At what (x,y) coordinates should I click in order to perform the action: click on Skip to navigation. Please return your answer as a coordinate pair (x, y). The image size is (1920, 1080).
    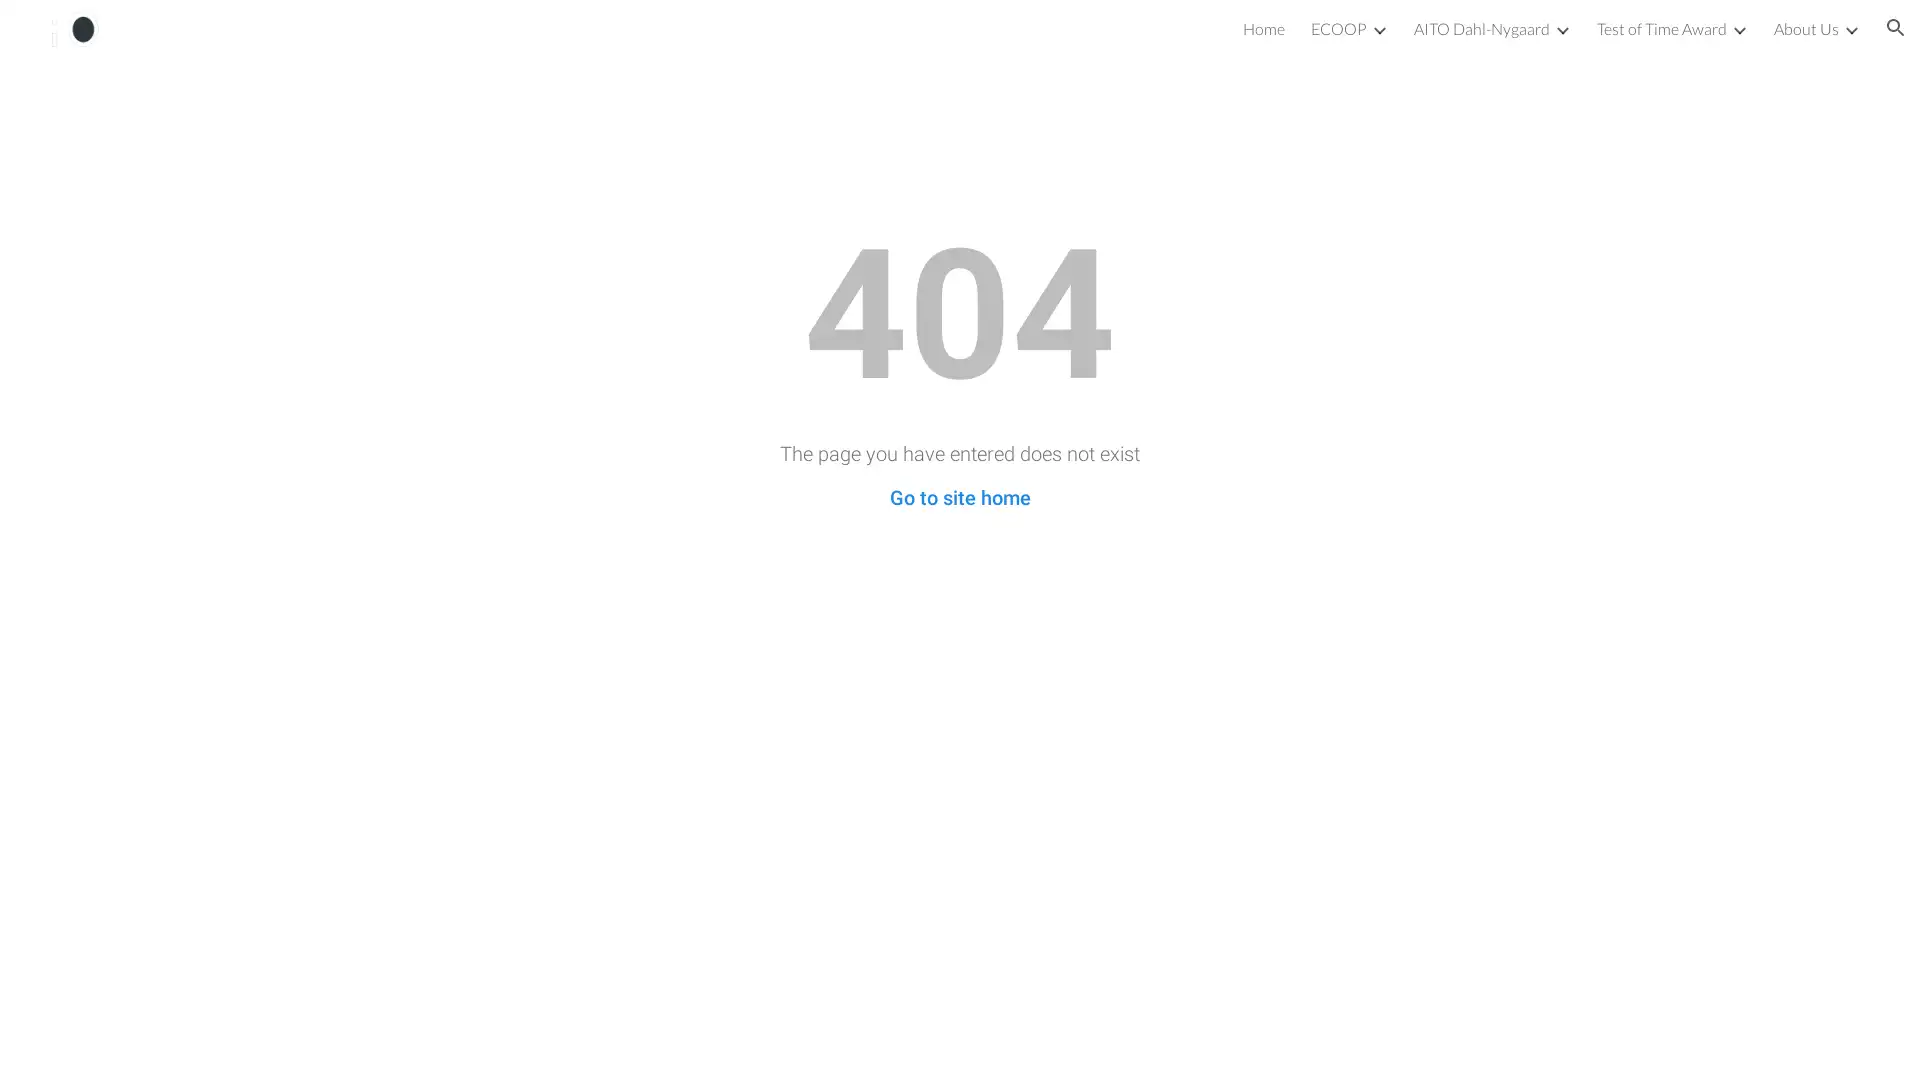
    Looking at the image, I should click on (1139, 37).